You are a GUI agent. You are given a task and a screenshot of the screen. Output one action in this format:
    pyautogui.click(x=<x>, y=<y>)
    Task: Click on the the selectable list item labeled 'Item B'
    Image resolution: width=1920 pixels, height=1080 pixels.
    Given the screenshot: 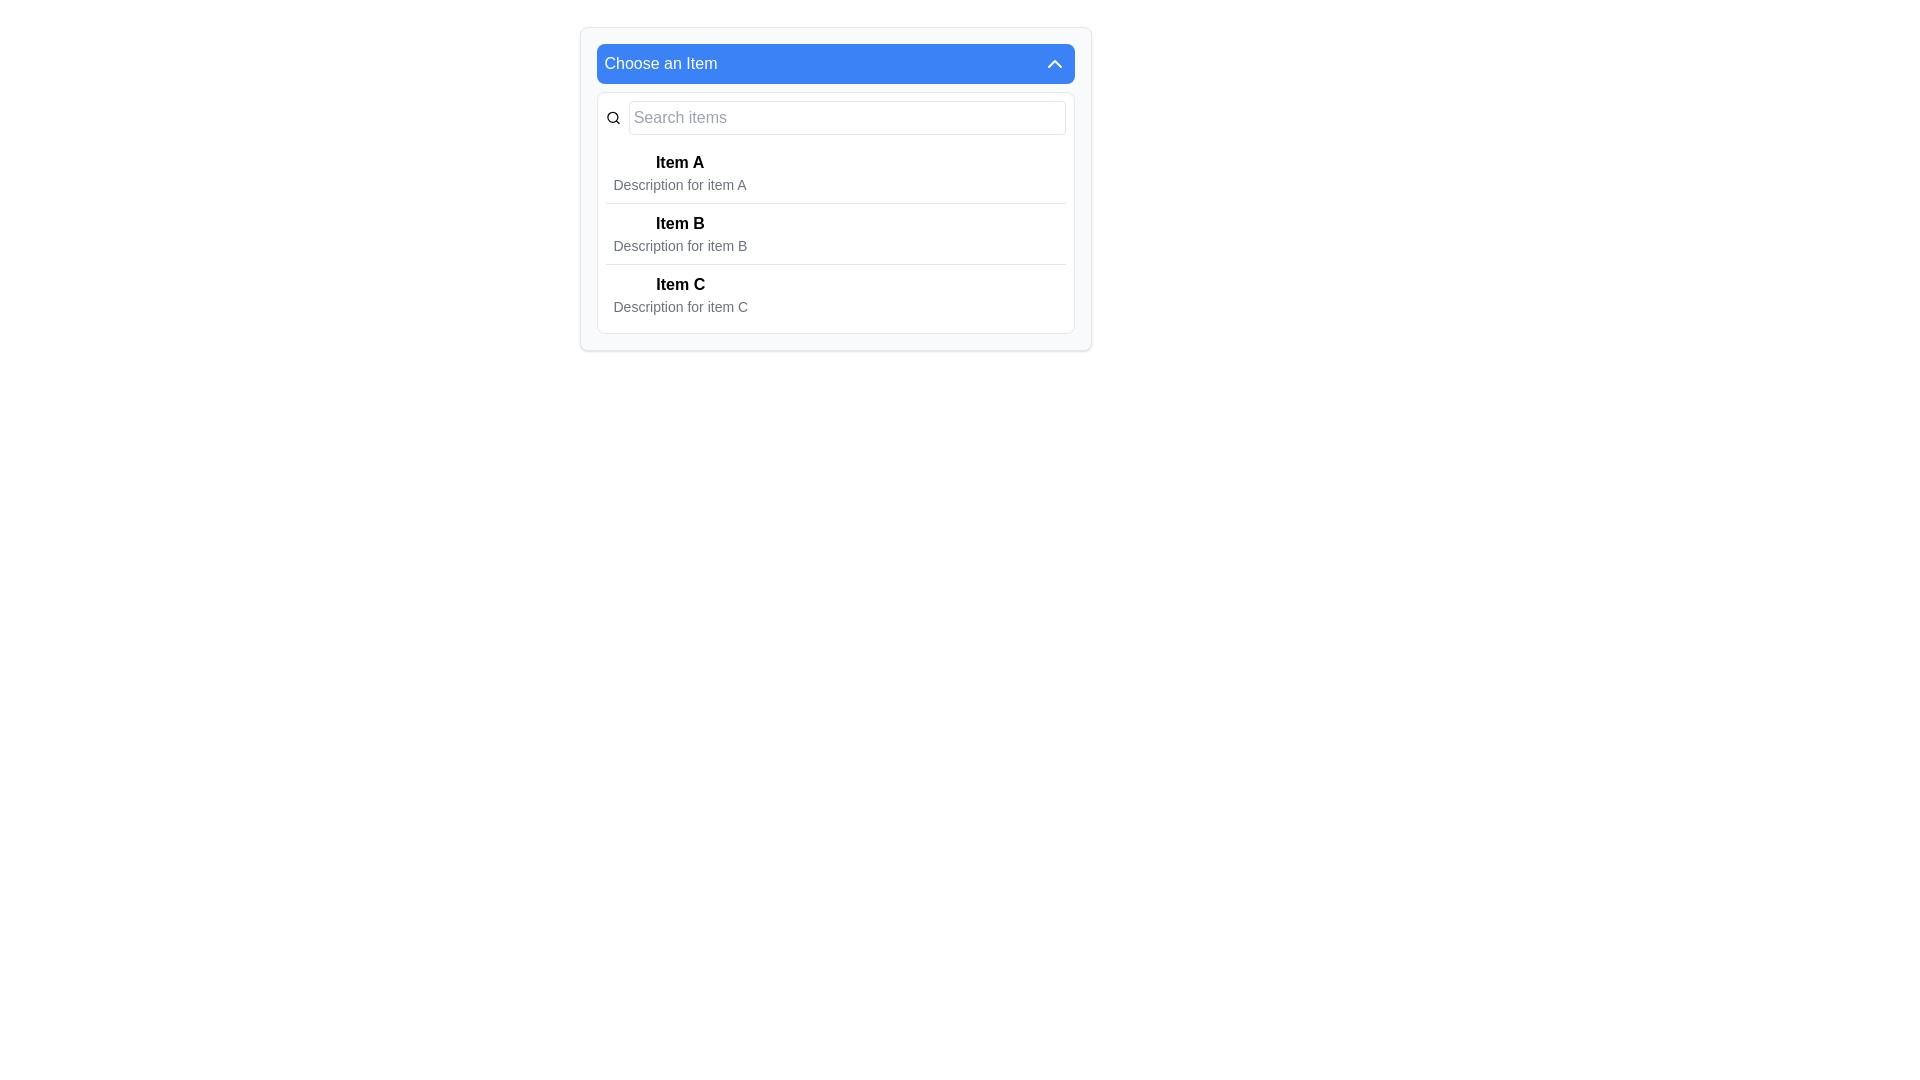 What is the action you would take?
    pyautogui.click(x=680, y=233)
    